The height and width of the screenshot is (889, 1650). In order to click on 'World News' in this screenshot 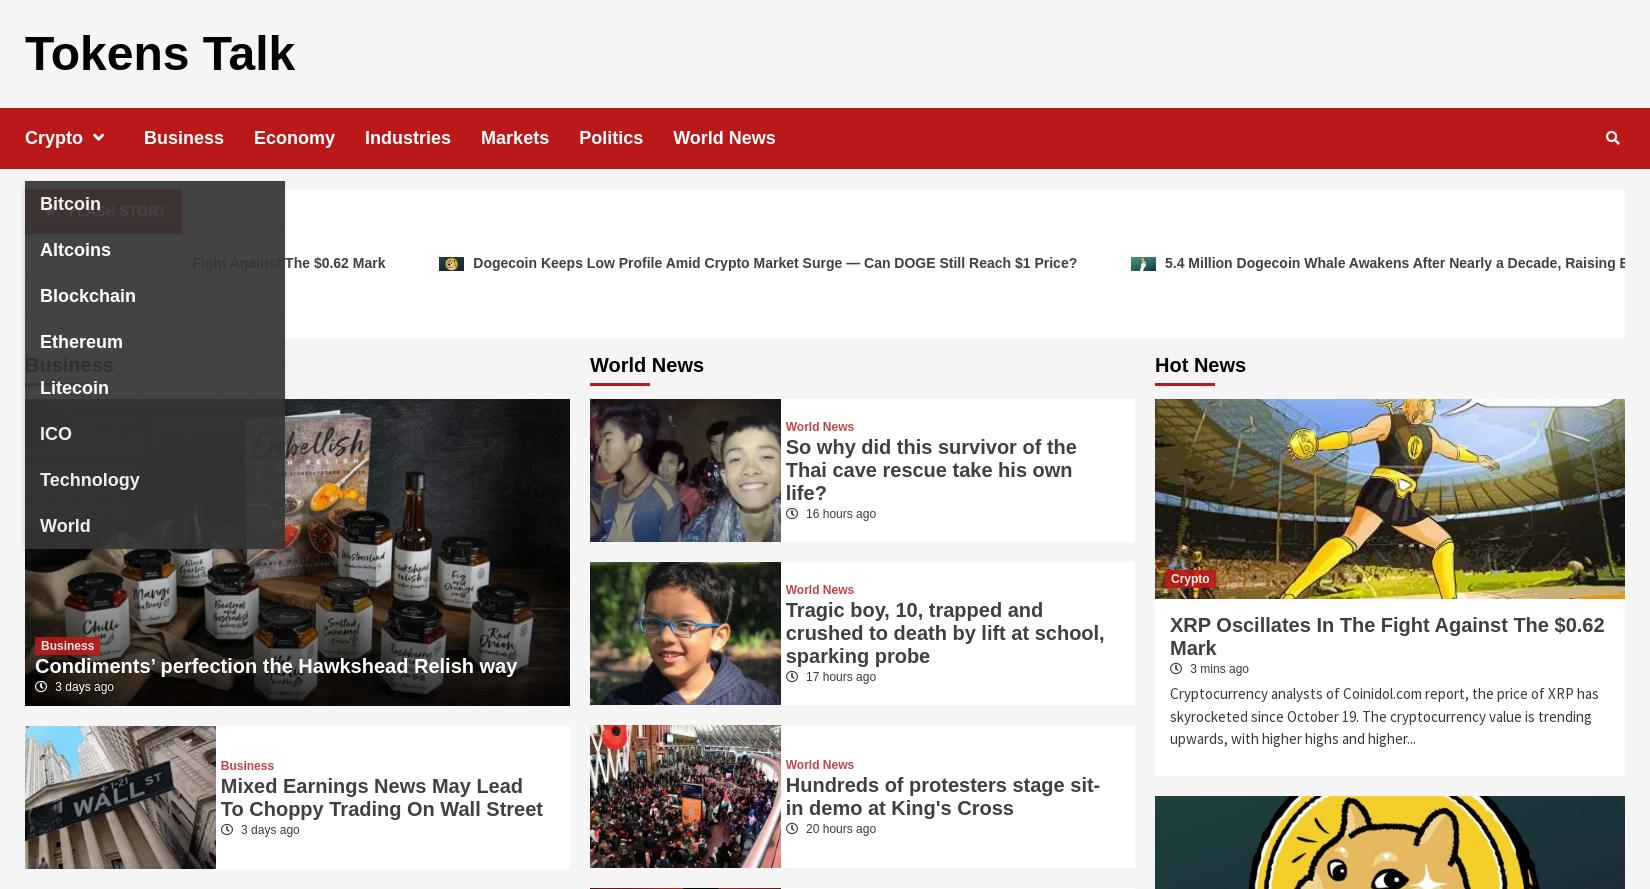, I will do `click(645, 364)`.